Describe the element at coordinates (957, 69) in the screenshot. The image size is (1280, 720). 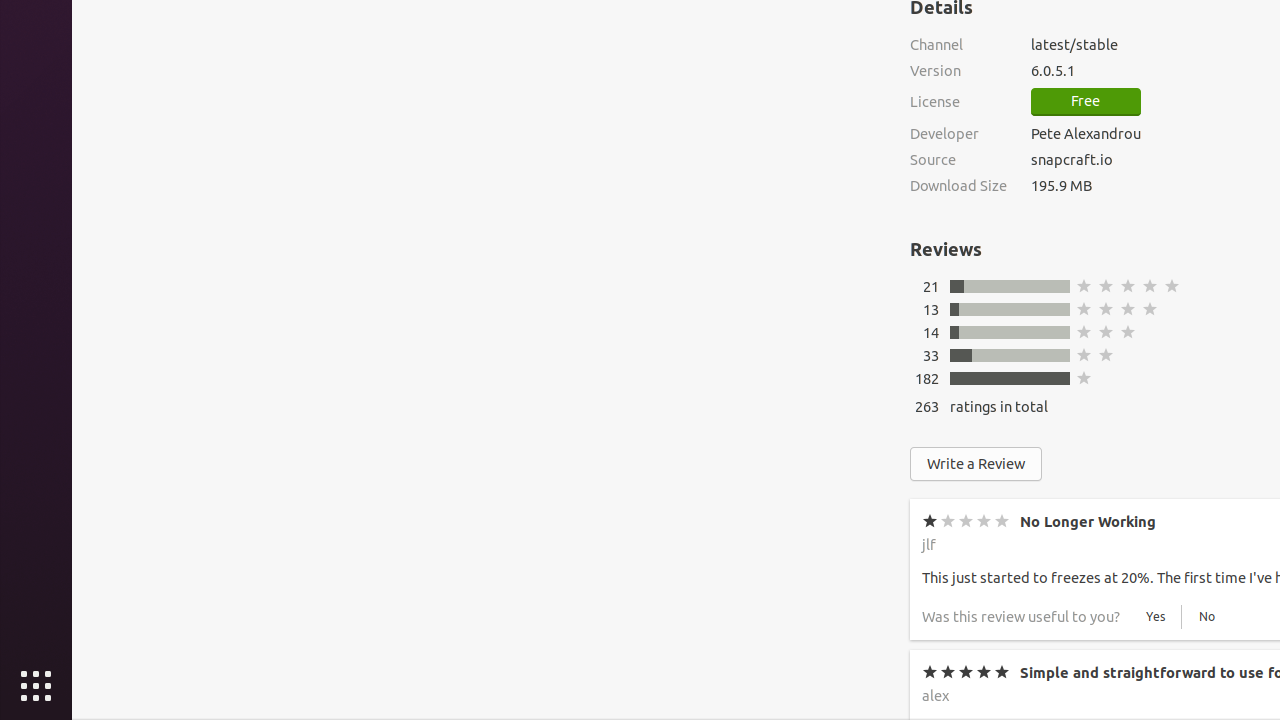
I see `'Version'` at that location.